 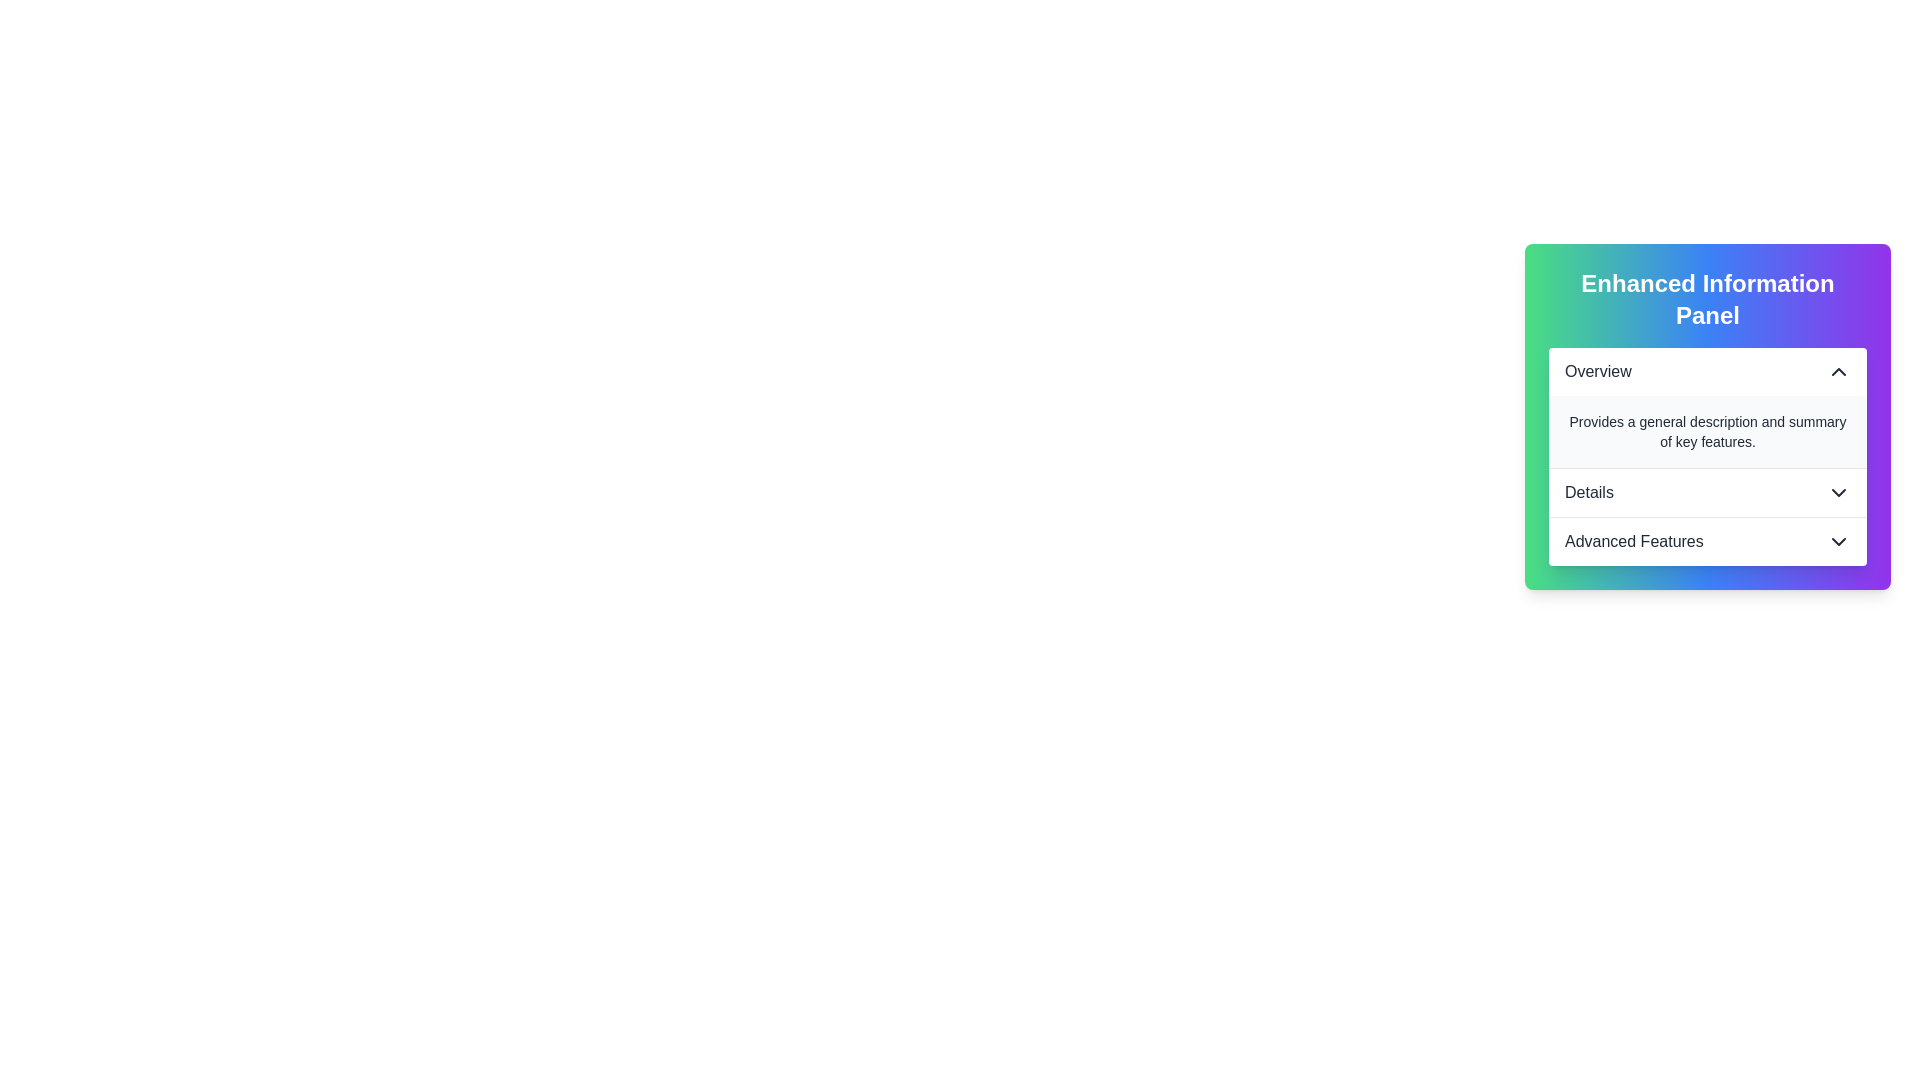 I want to click on the 'Details' dropdown toggle button, which is located in the middle section of the vertical panel, so click(x=1707, y=493).